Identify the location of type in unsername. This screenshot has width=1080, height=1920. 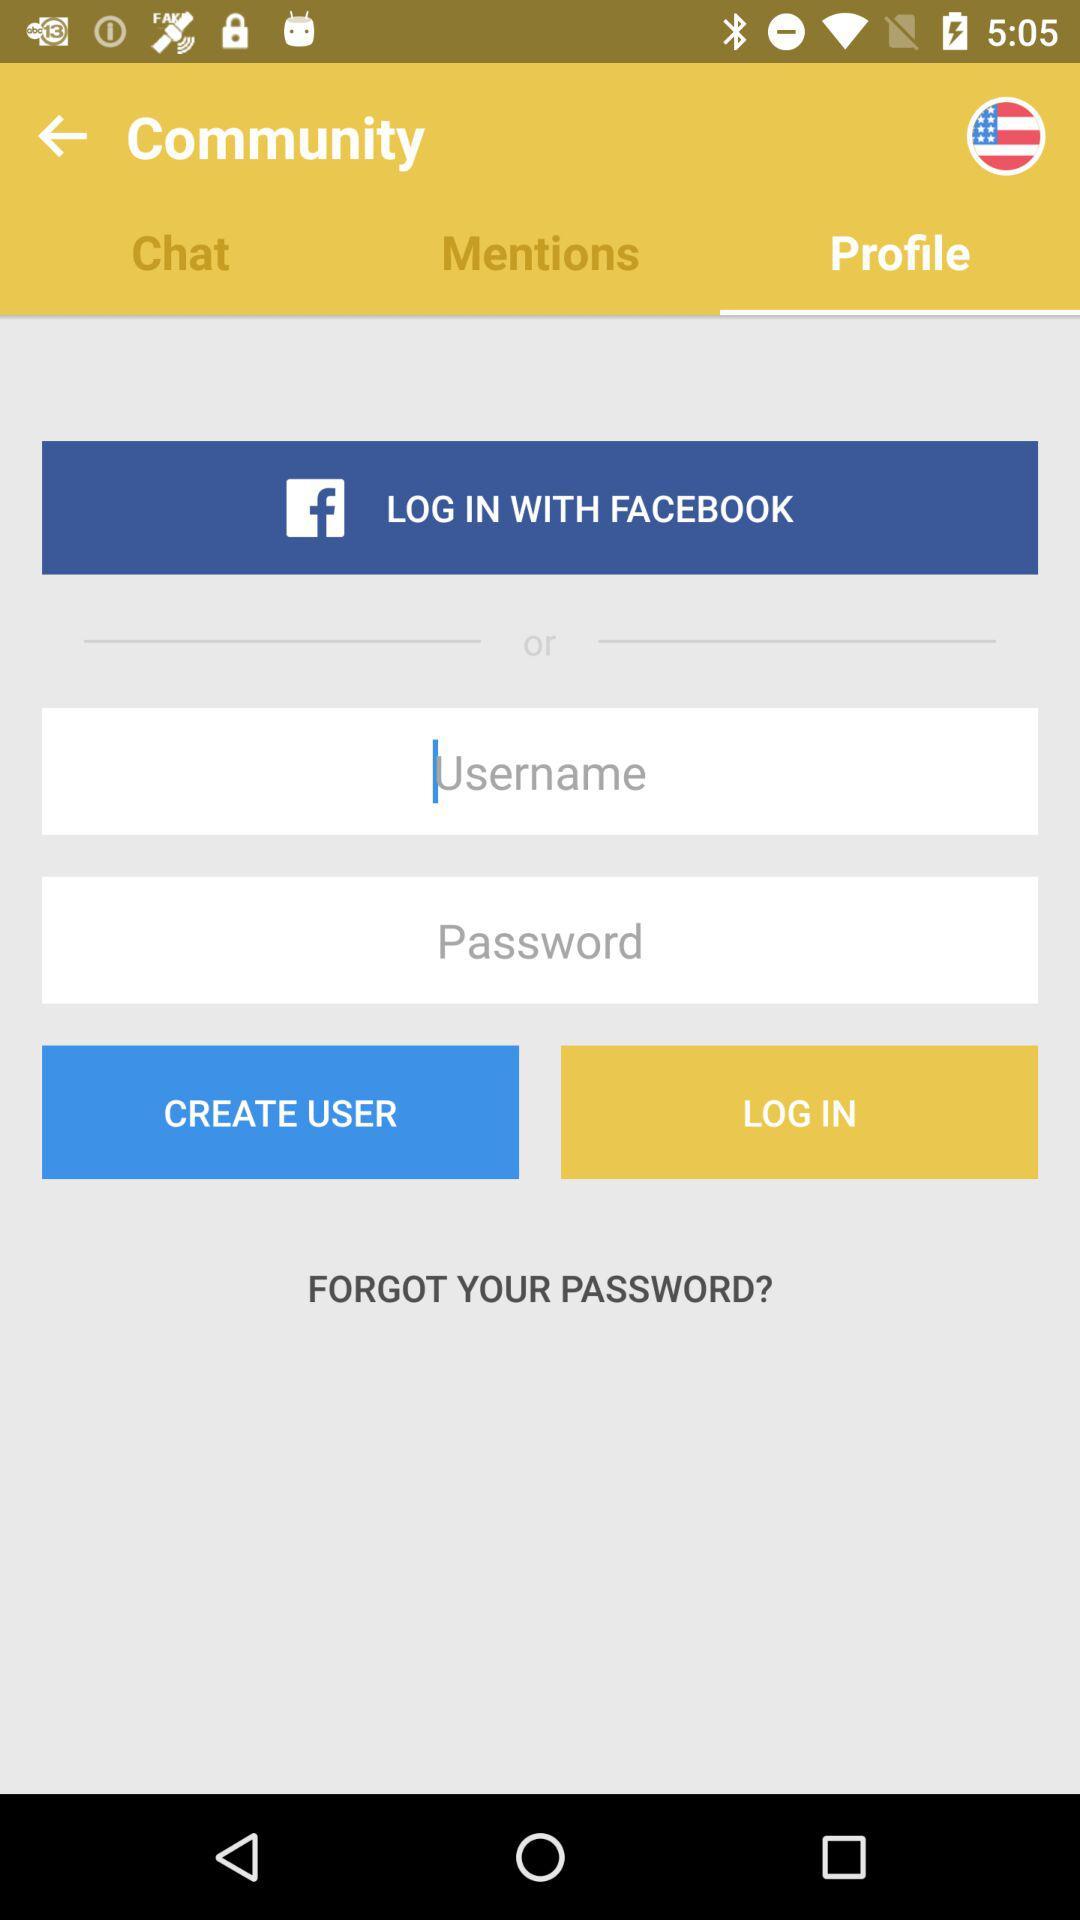
(540, 770).